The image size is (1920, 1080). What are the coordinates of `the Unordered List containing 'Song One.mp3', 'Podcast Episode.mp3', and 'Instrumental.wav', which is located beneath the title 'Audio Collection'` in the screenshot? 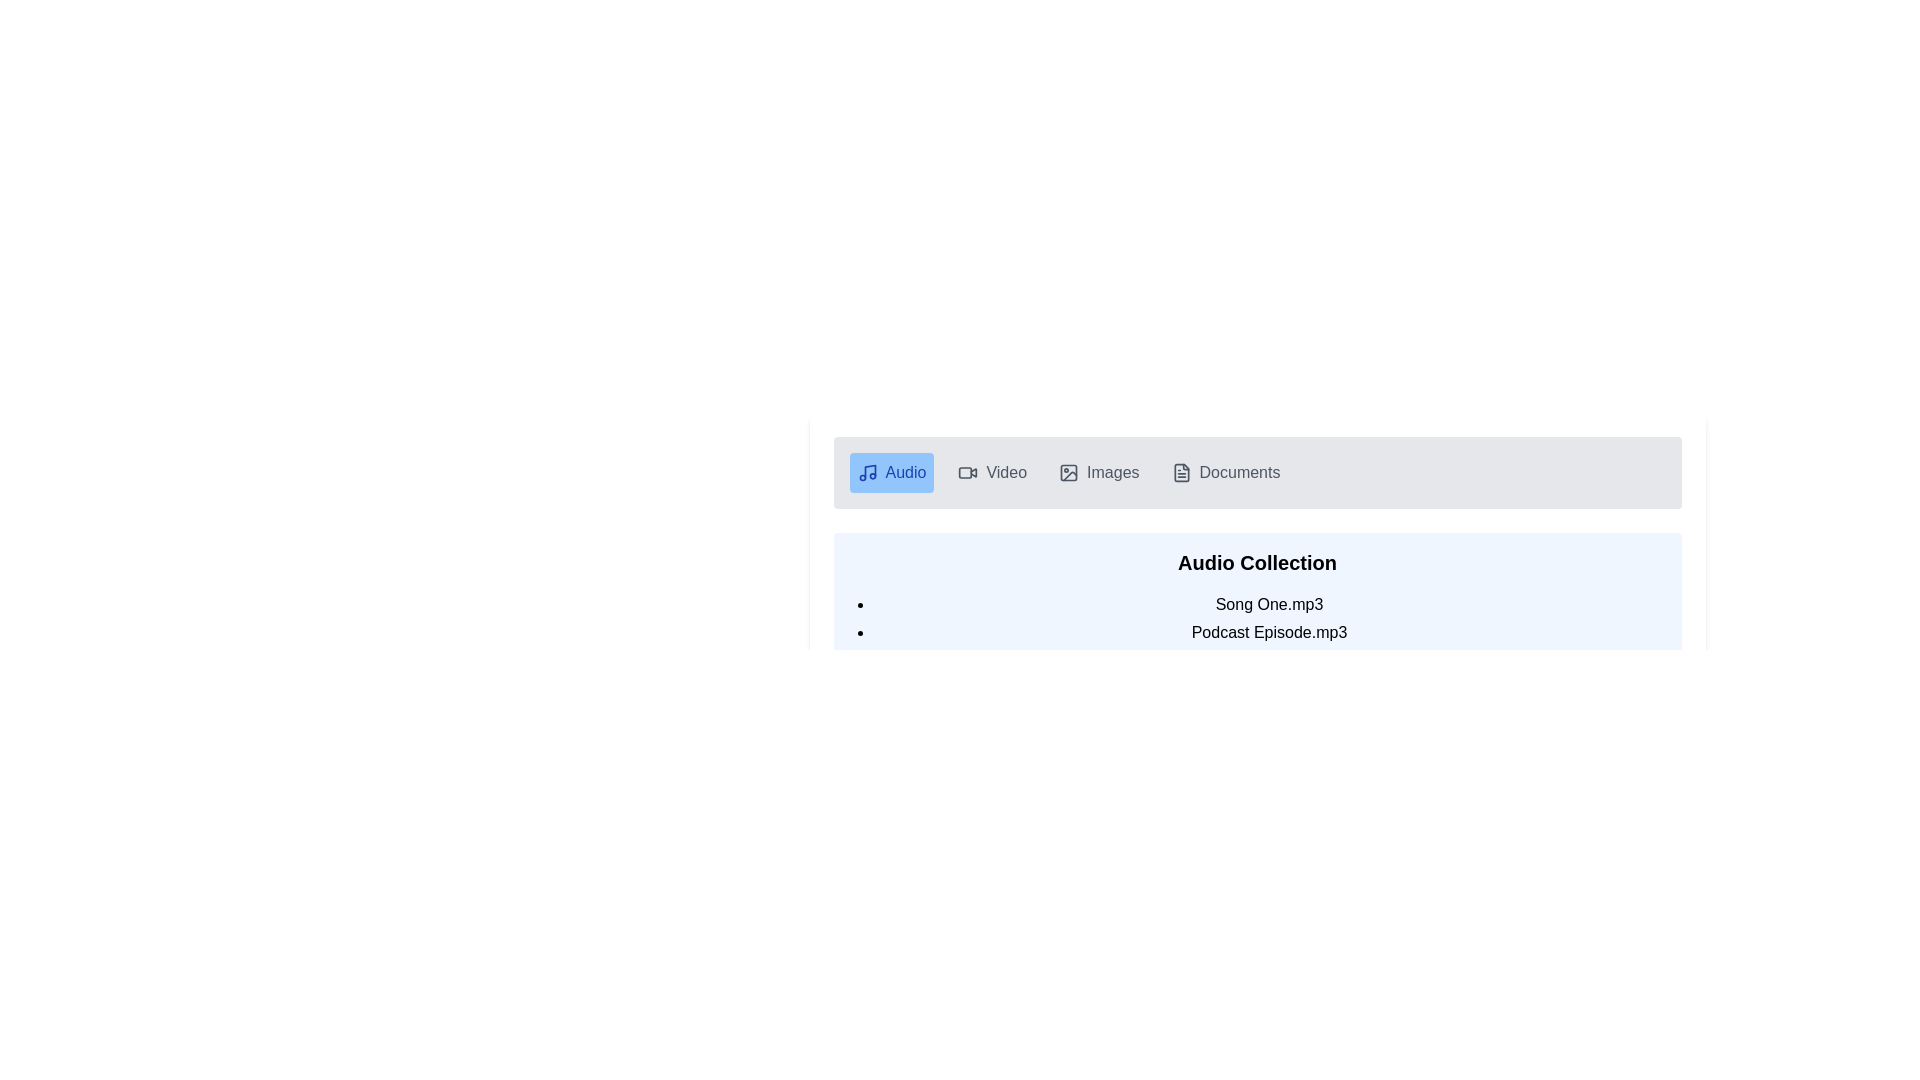 It's located at (1256, 632).